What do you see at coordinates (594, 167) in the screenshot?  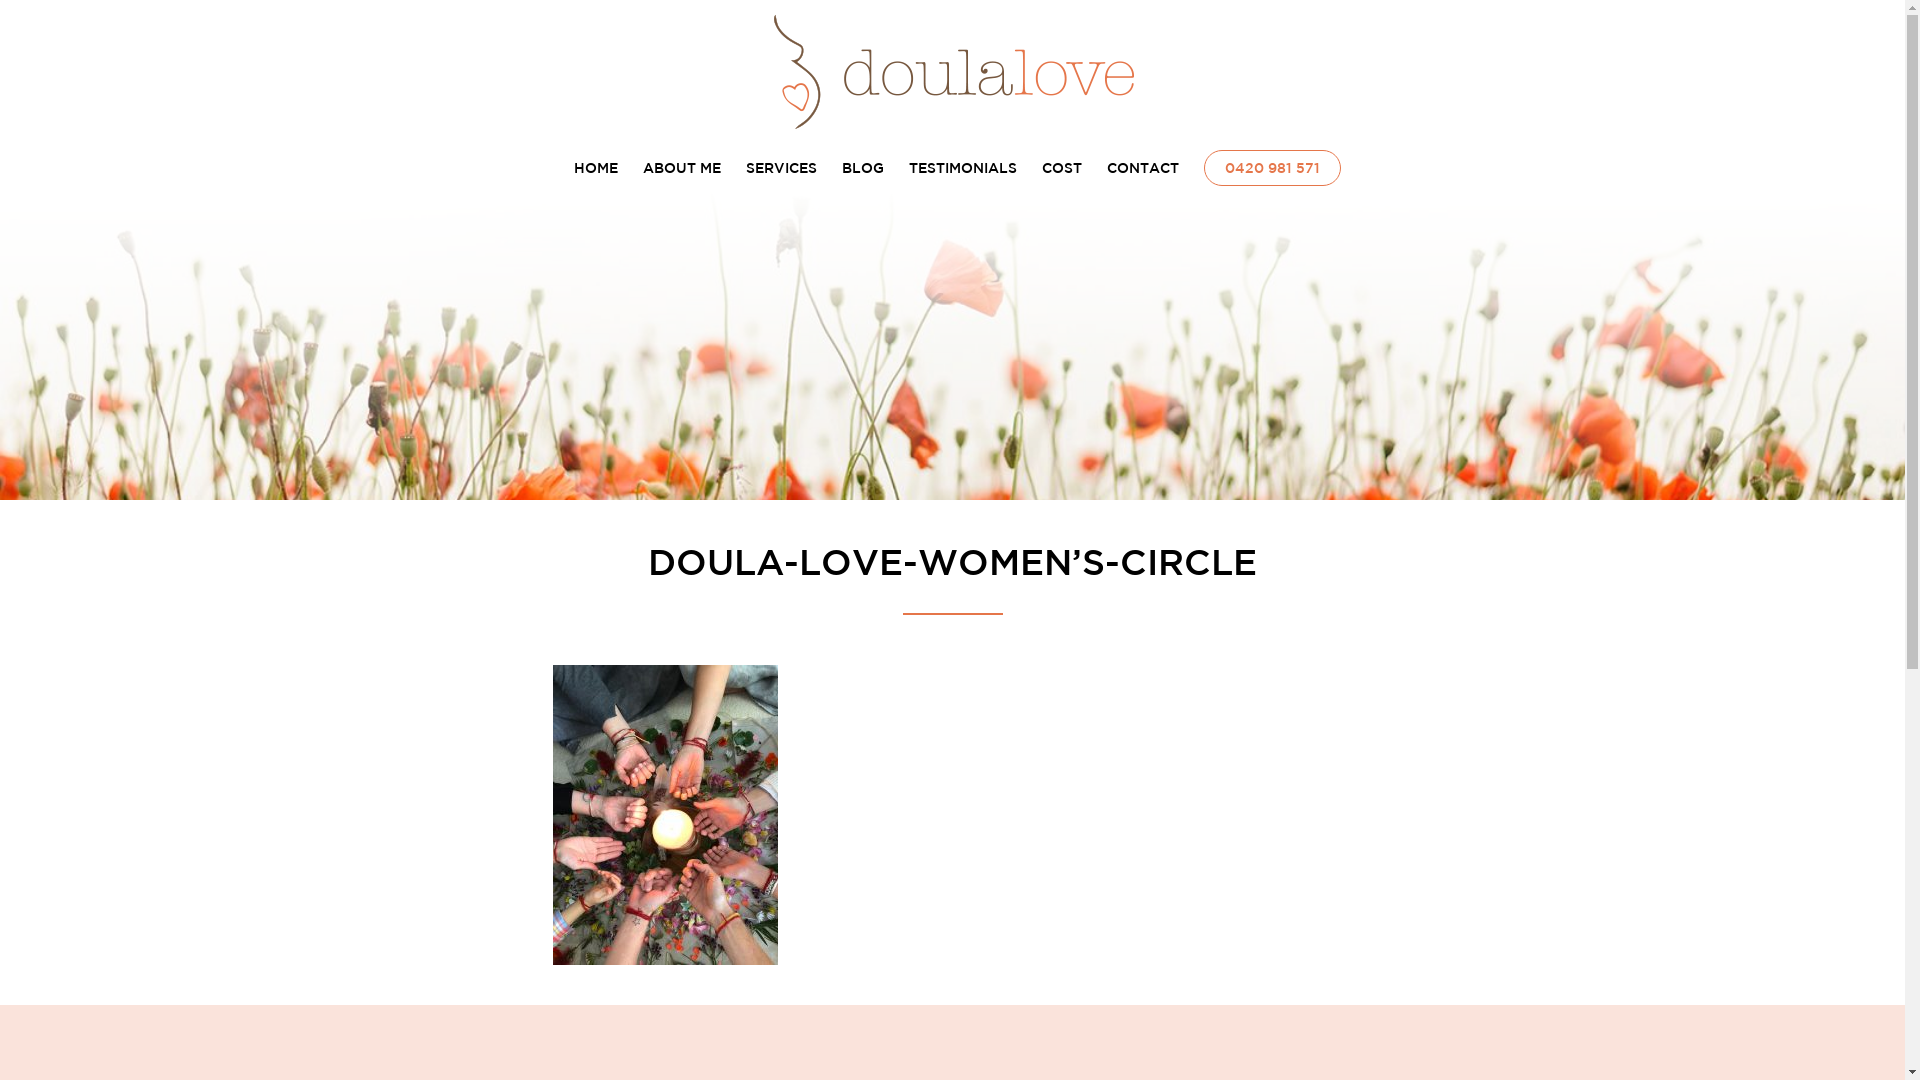 I see `'HOME'` at bounding box center [594, 167].